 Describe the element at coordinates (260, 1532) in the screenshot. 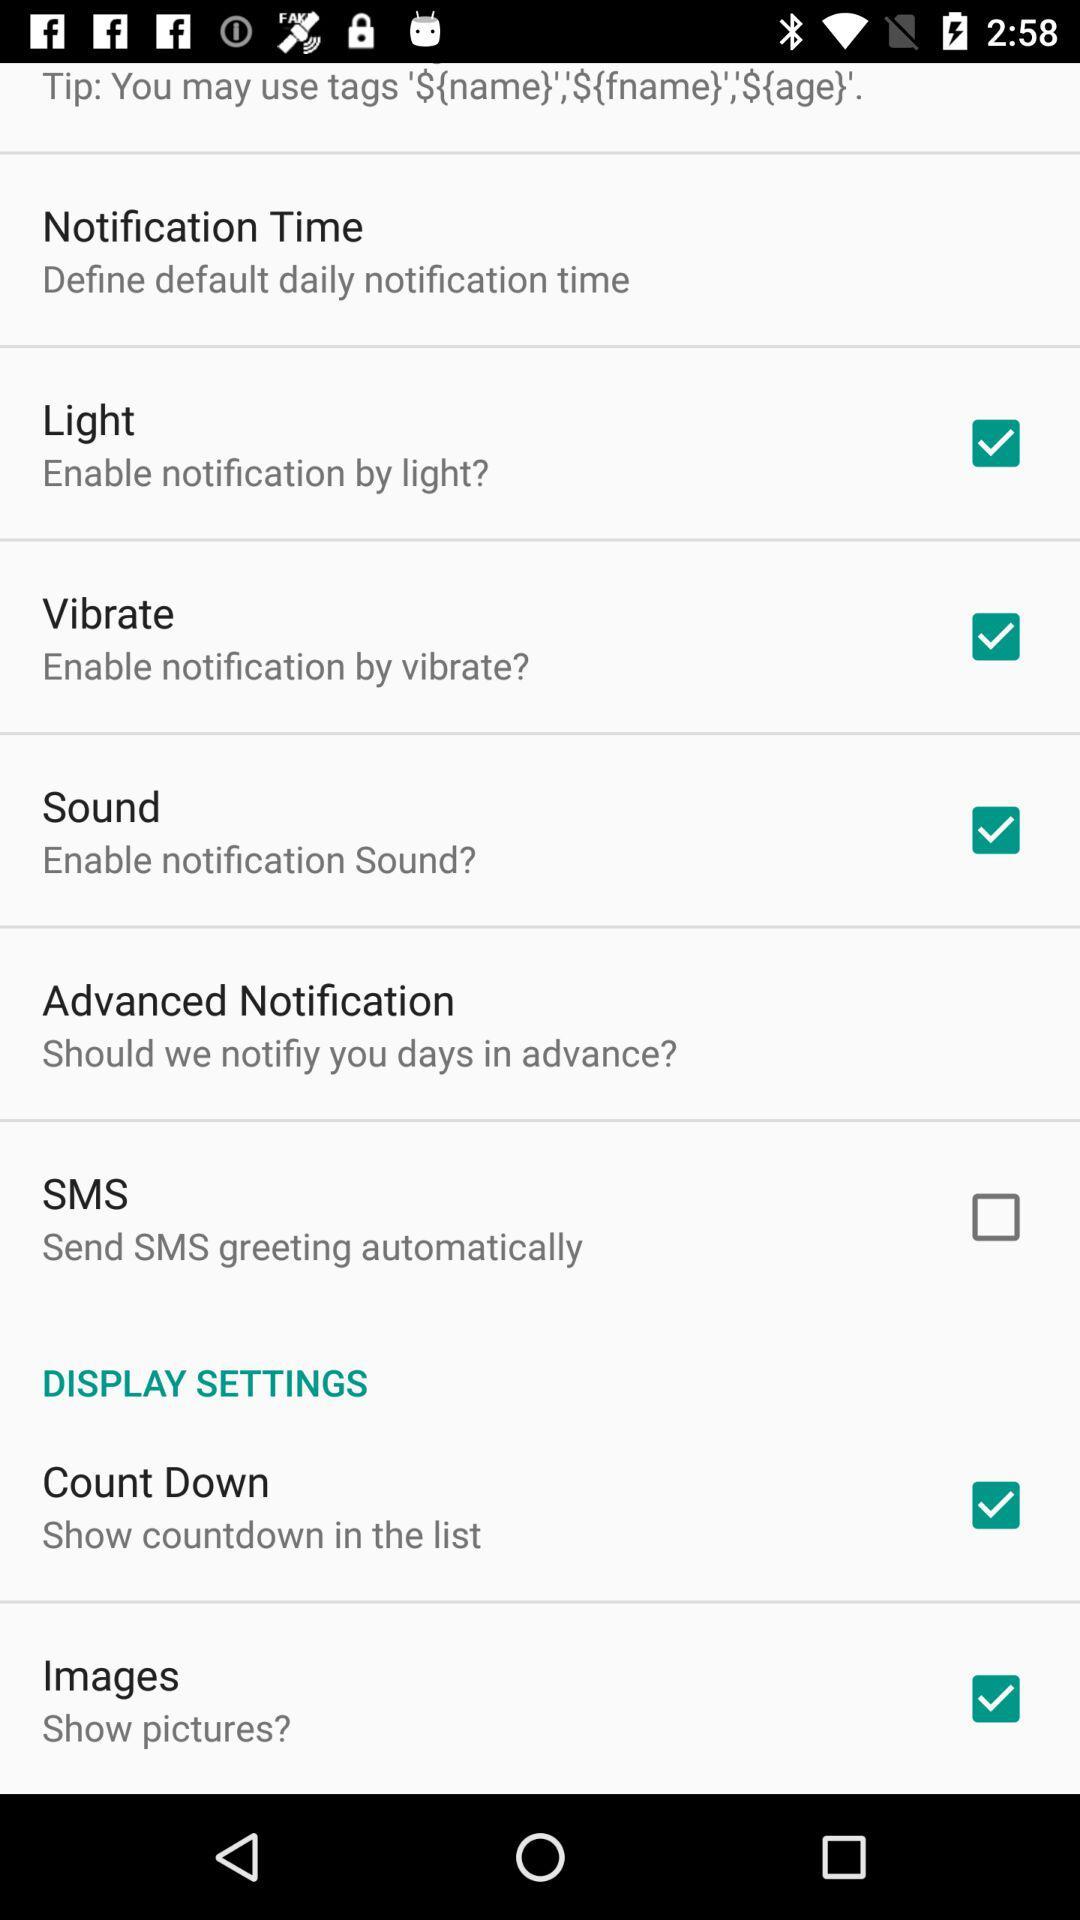

I see `app above the images app` at that location.